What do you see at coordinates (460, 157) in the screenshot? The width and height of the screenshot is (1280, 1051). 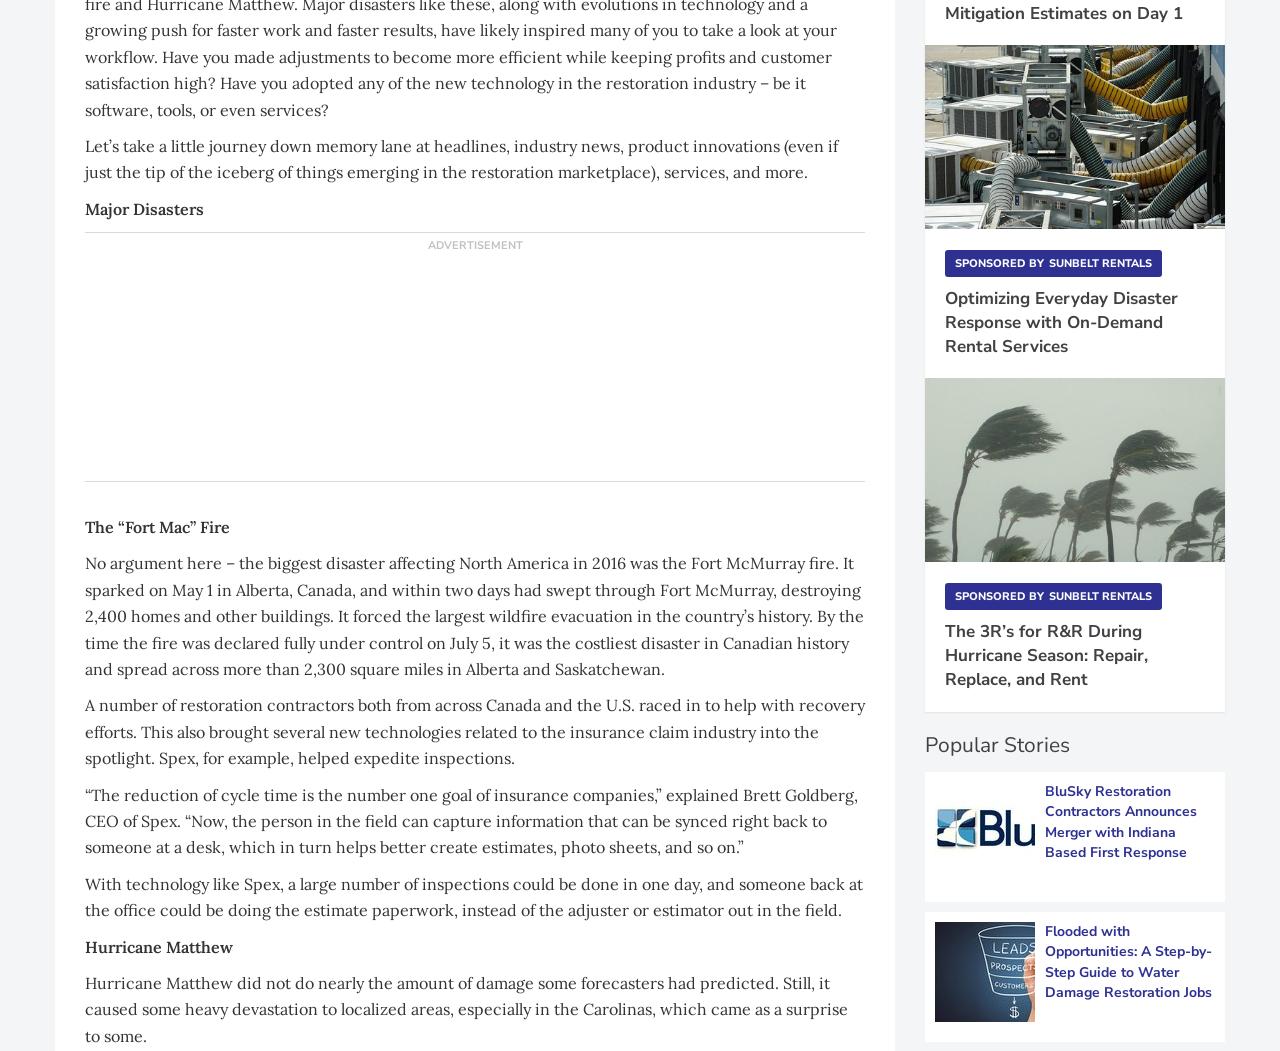 I see `'Let’s take a little journey down memory lane at headlines, industry news, product innovations (even if just the tip of the iceberg of things emerging in the restoration marketplace), services, and more.'` at bounding box center [460, 157].